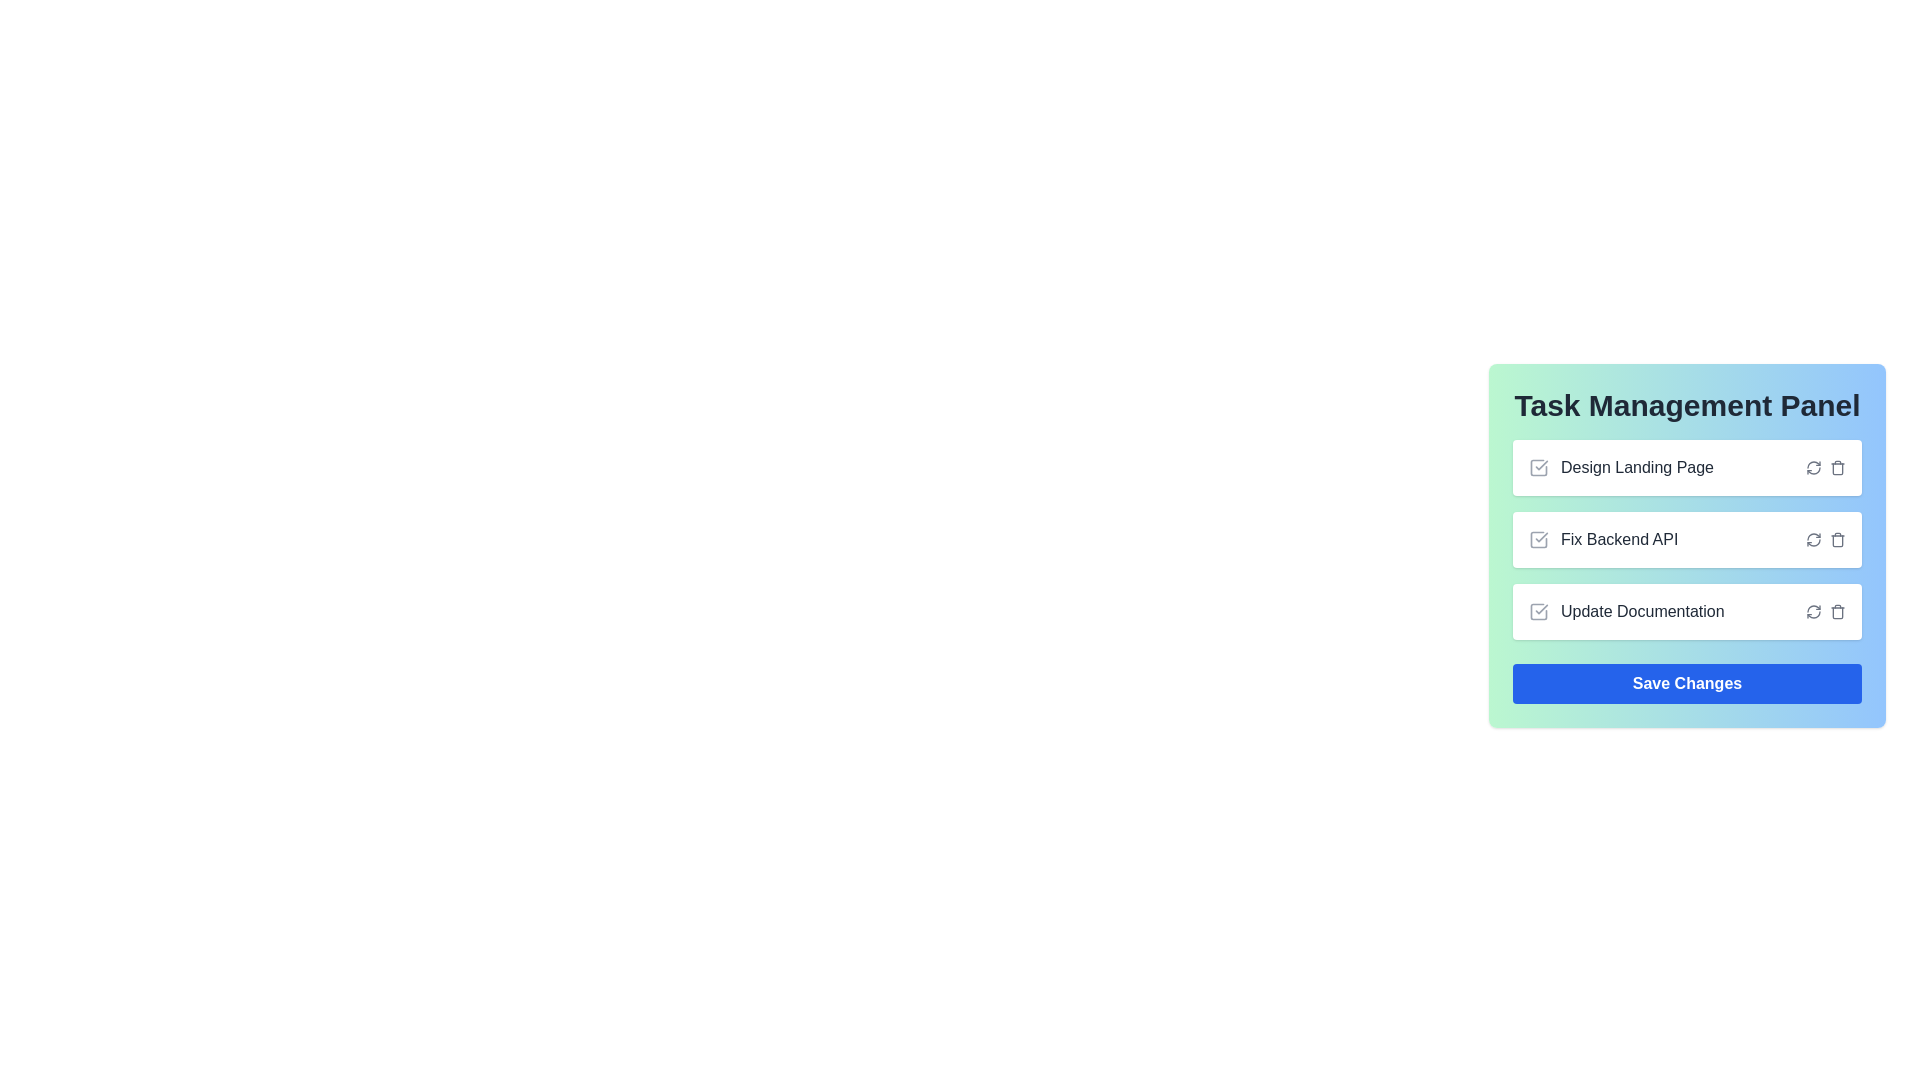 This screenshot has height=1080, width=1920. I want to click on the refresh button represented by a circular arrow icon, styled as a small gray button that turns blue on hover, located to the right of the text 'Fix Backend API', so click(1814, 611).